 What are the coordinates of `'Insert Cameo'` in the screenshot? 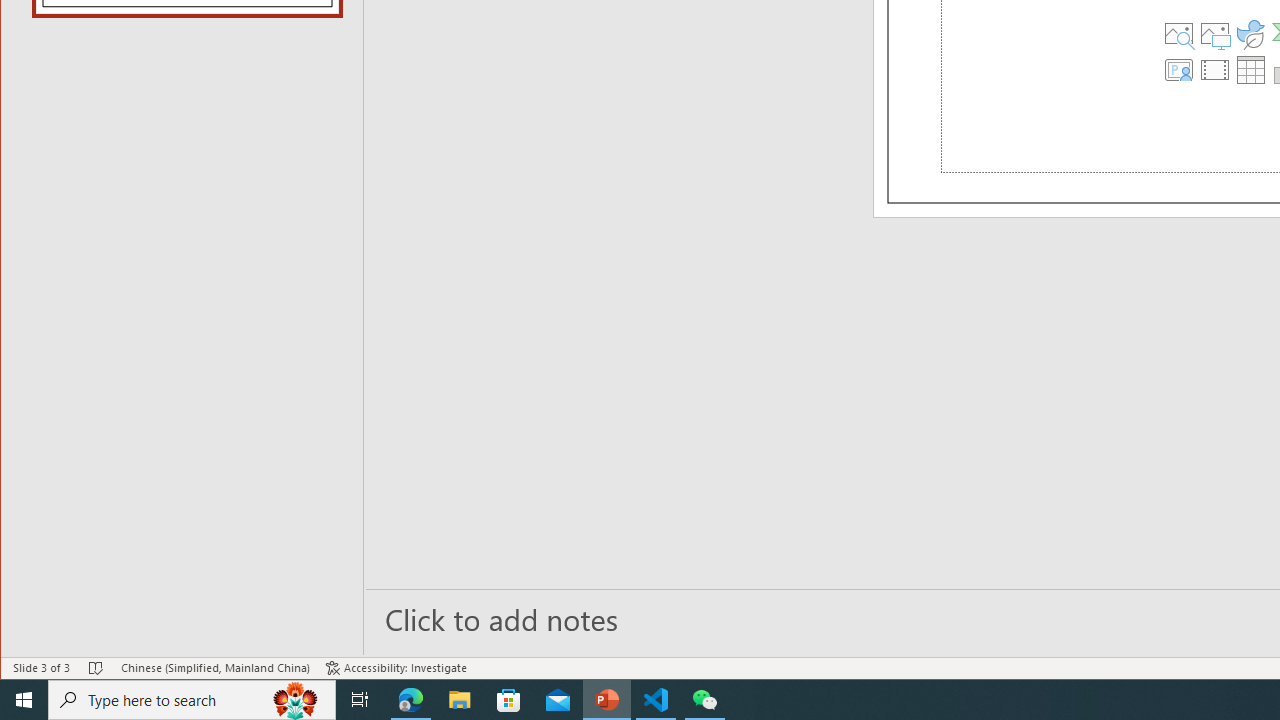 It's located at (1179, 68).